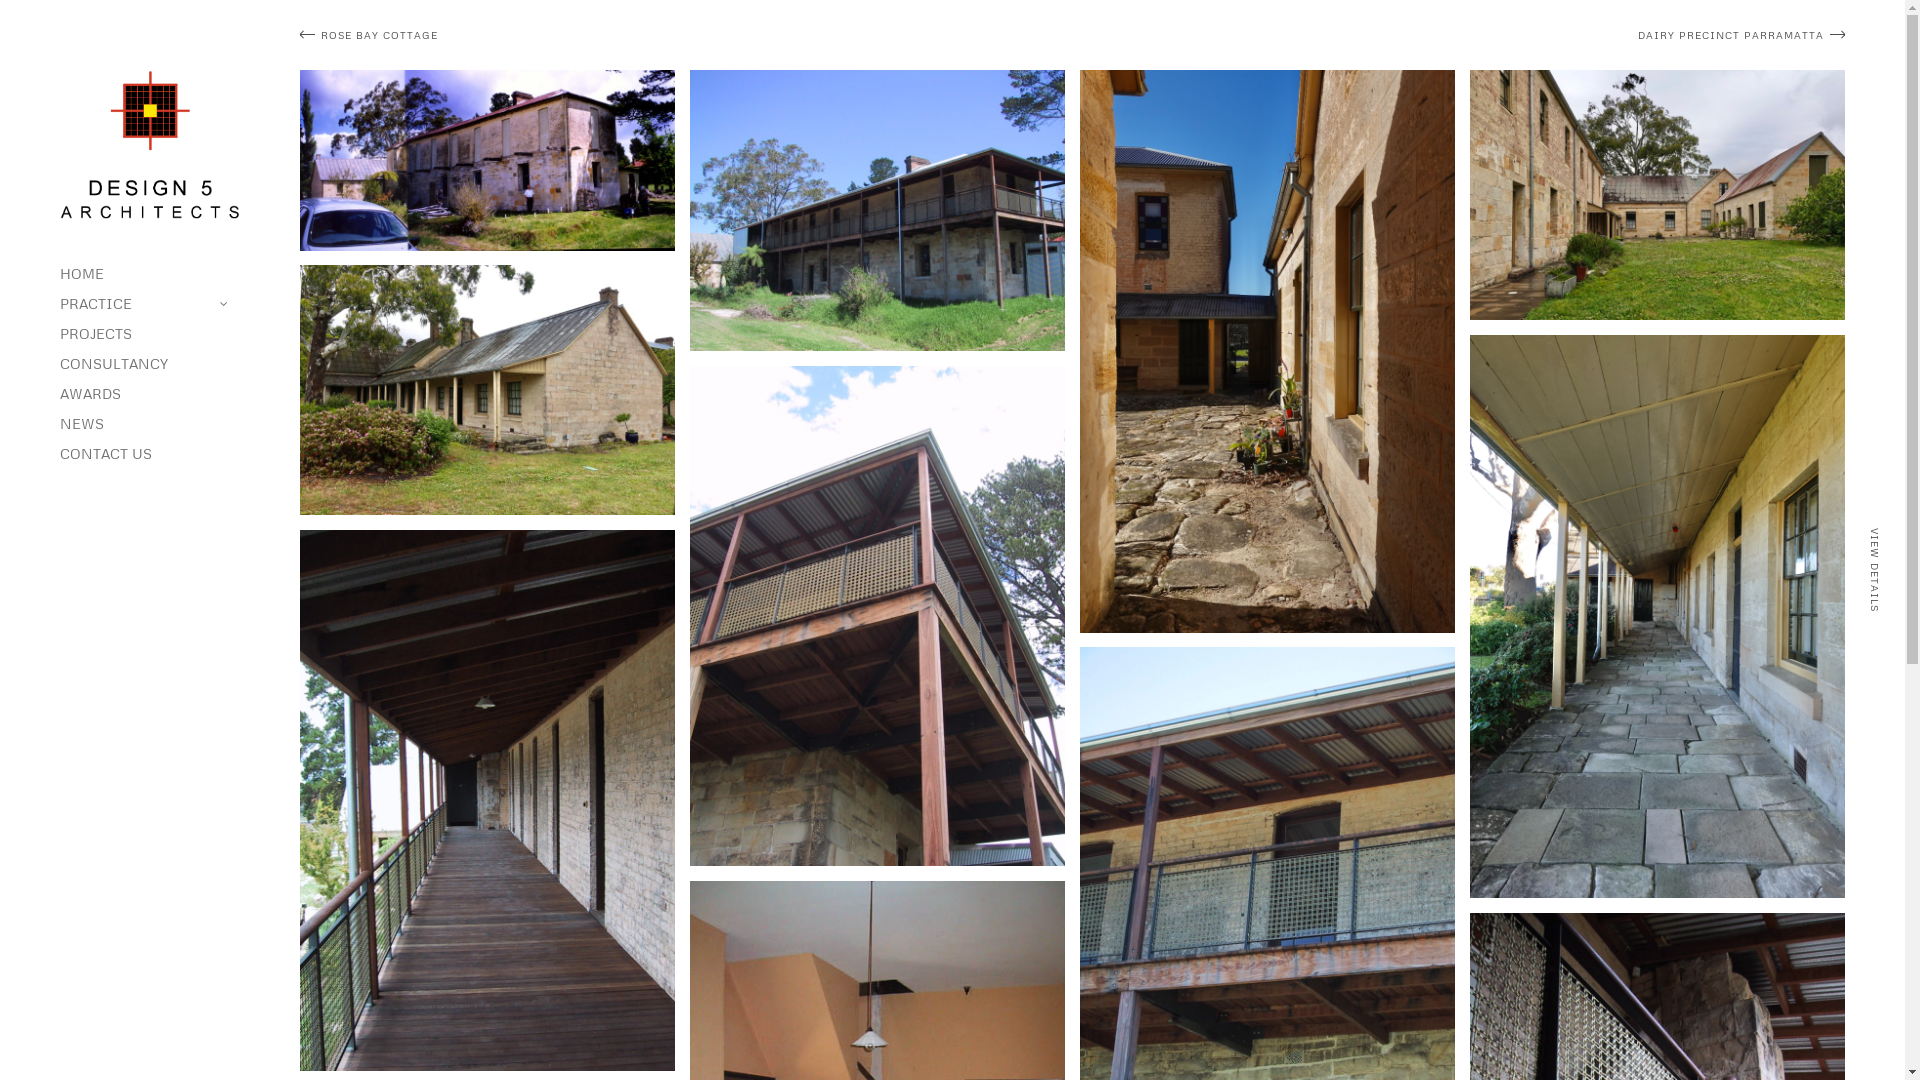 This screenshot has width=1920, height=1080. What do you see at coordinates (1463, 35) in the screenshot?
I see `'DAIRY PRECINCT PARRAMATTA'` at bounding box center [1463, 35].